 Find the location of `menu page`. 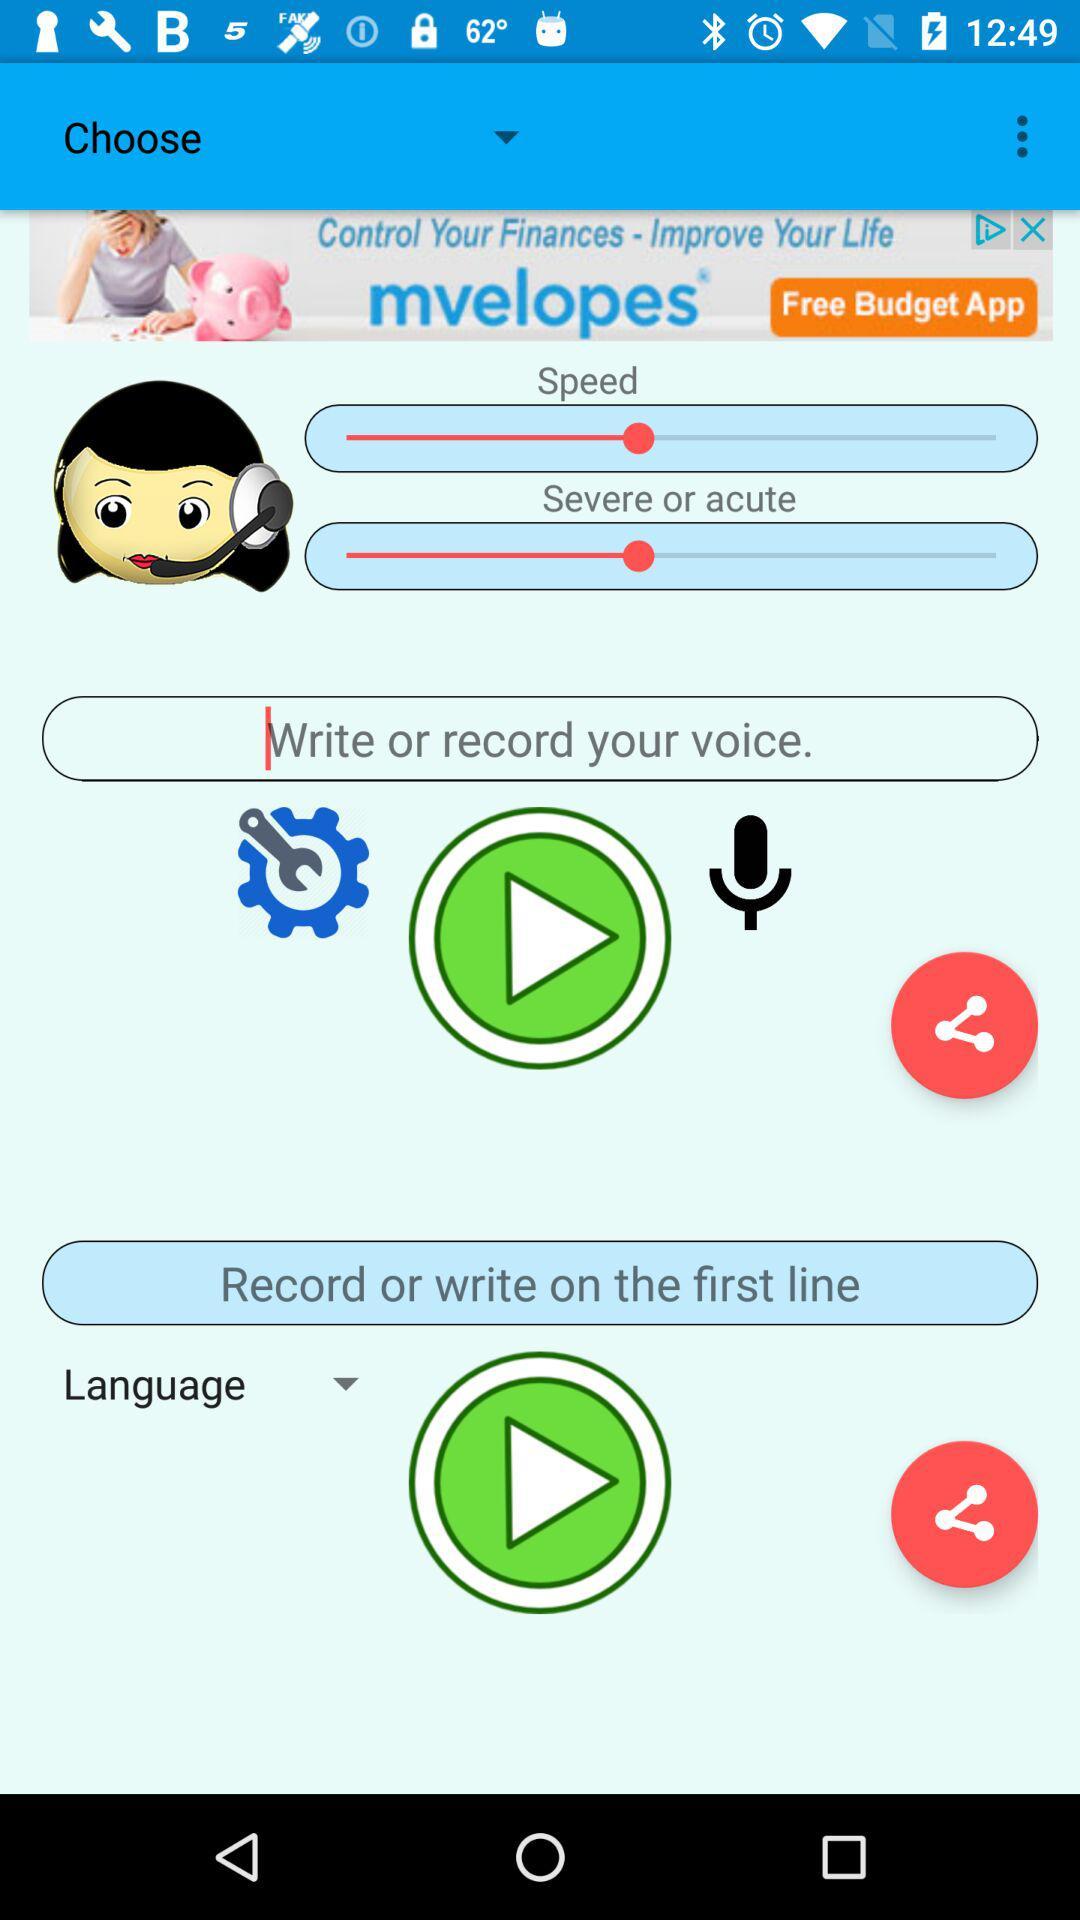

menu page is located at coordinates (303, 872).